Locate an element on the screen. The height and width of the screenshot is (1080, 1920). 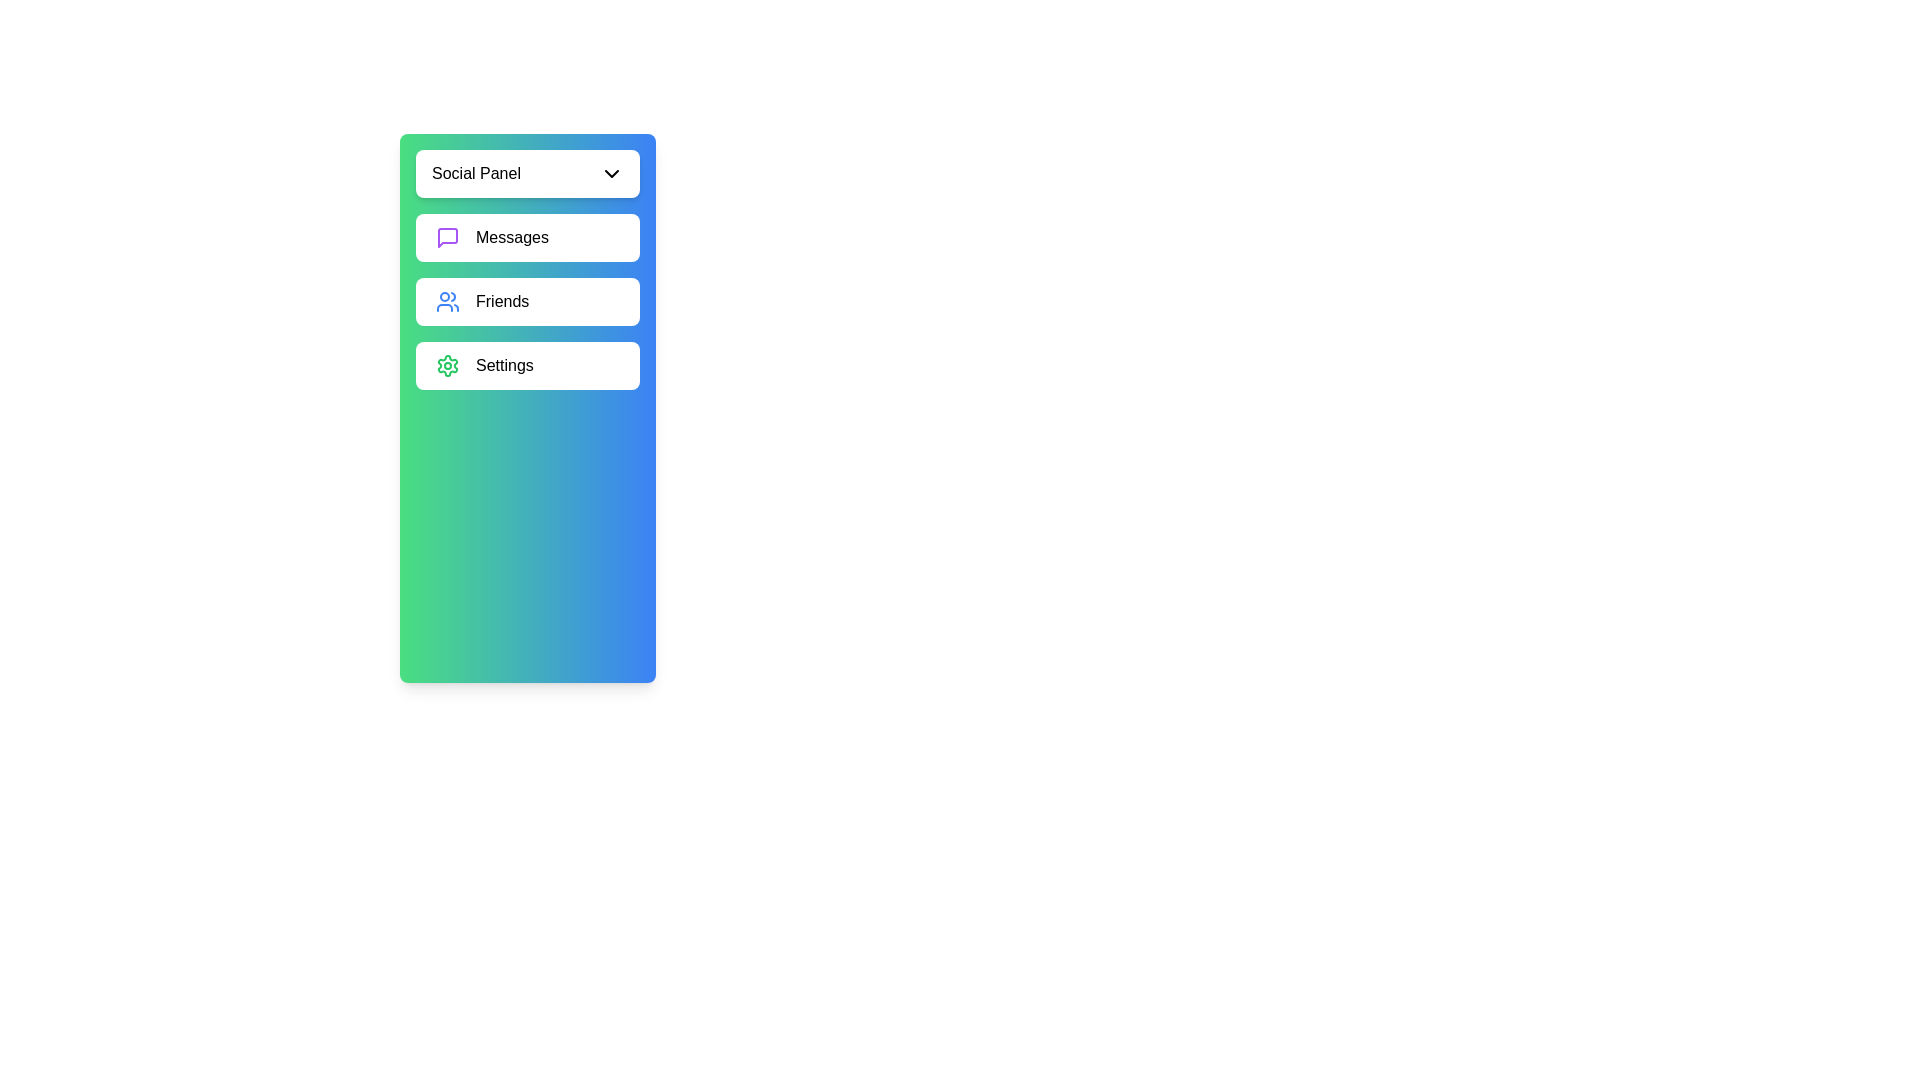
the 'Messages' item in the SocialSidebar is located at coordinates (528, 237).